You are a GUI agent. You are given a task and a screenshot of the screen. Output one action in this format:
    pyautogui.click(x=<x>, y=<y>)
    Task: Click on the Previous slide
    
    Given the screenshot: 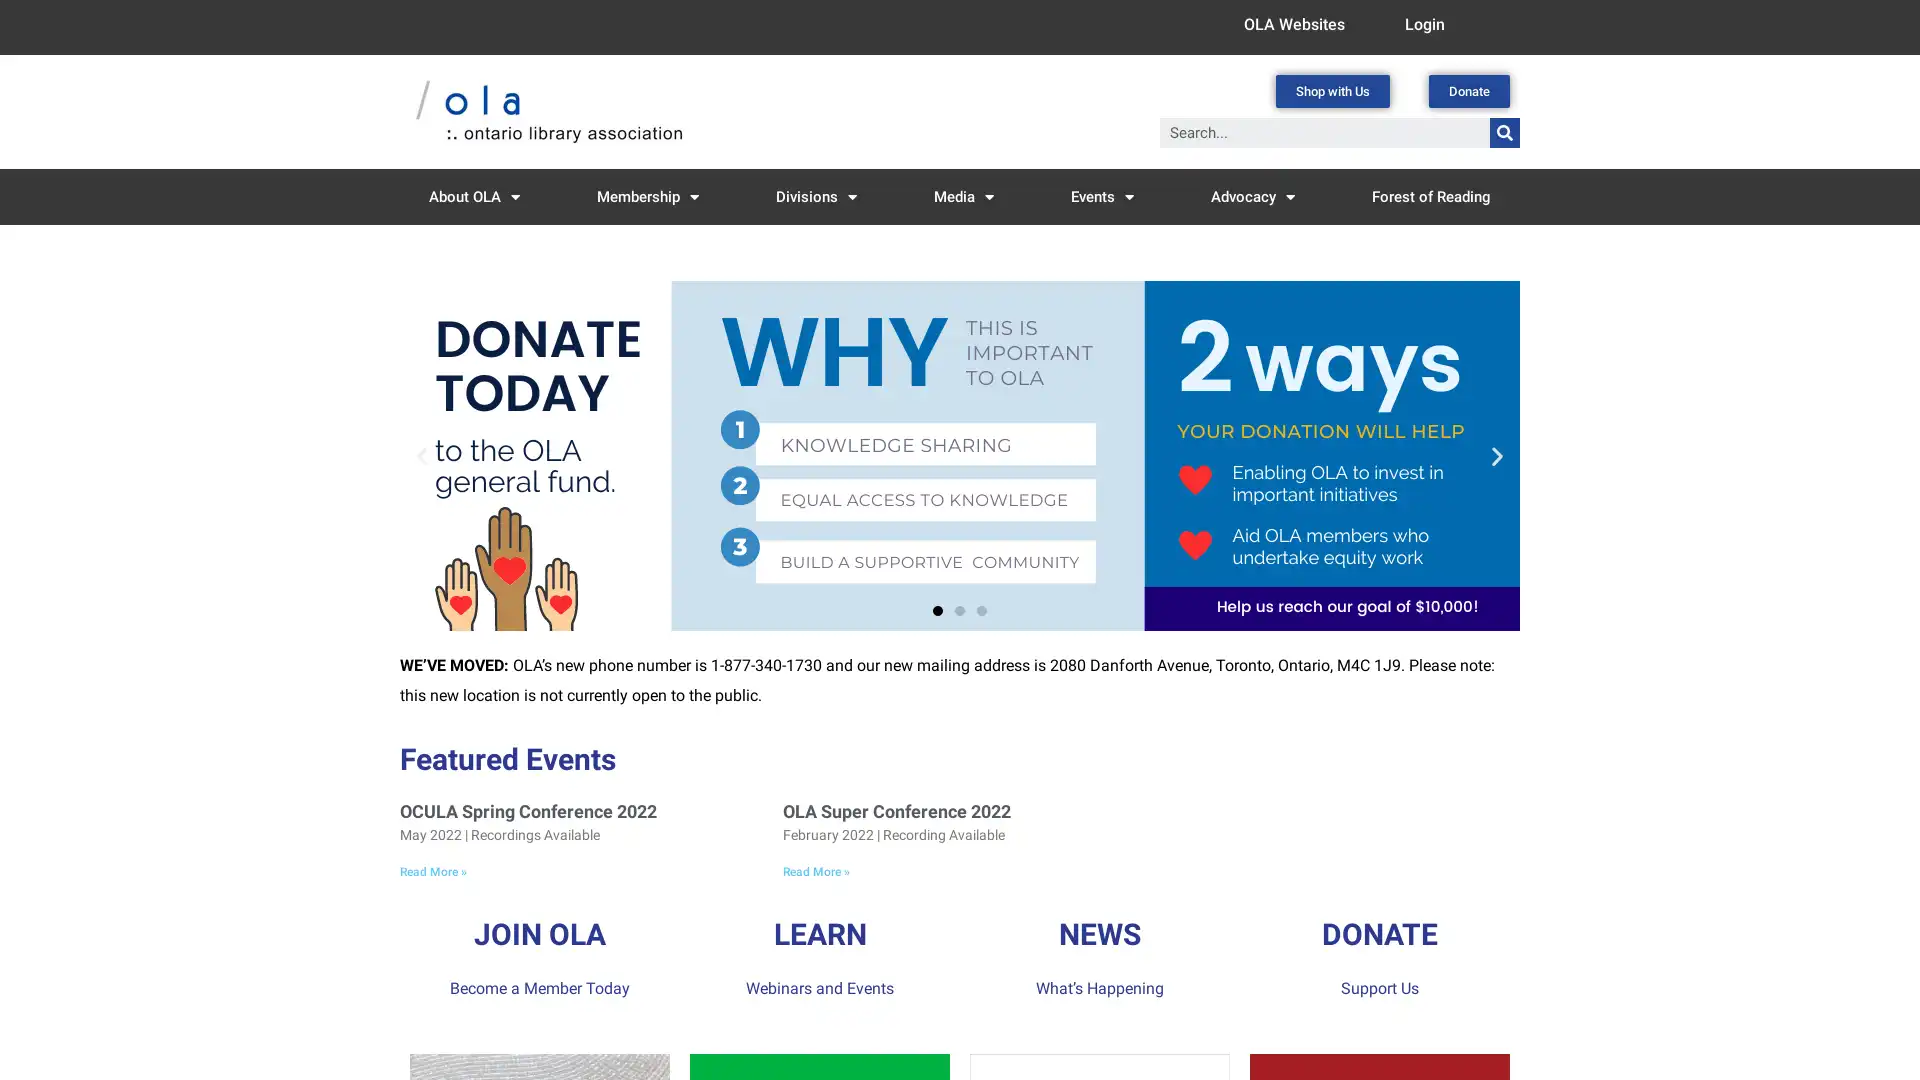 What is the action you would take?
    pyautogui.click(x=421, y=455)
    